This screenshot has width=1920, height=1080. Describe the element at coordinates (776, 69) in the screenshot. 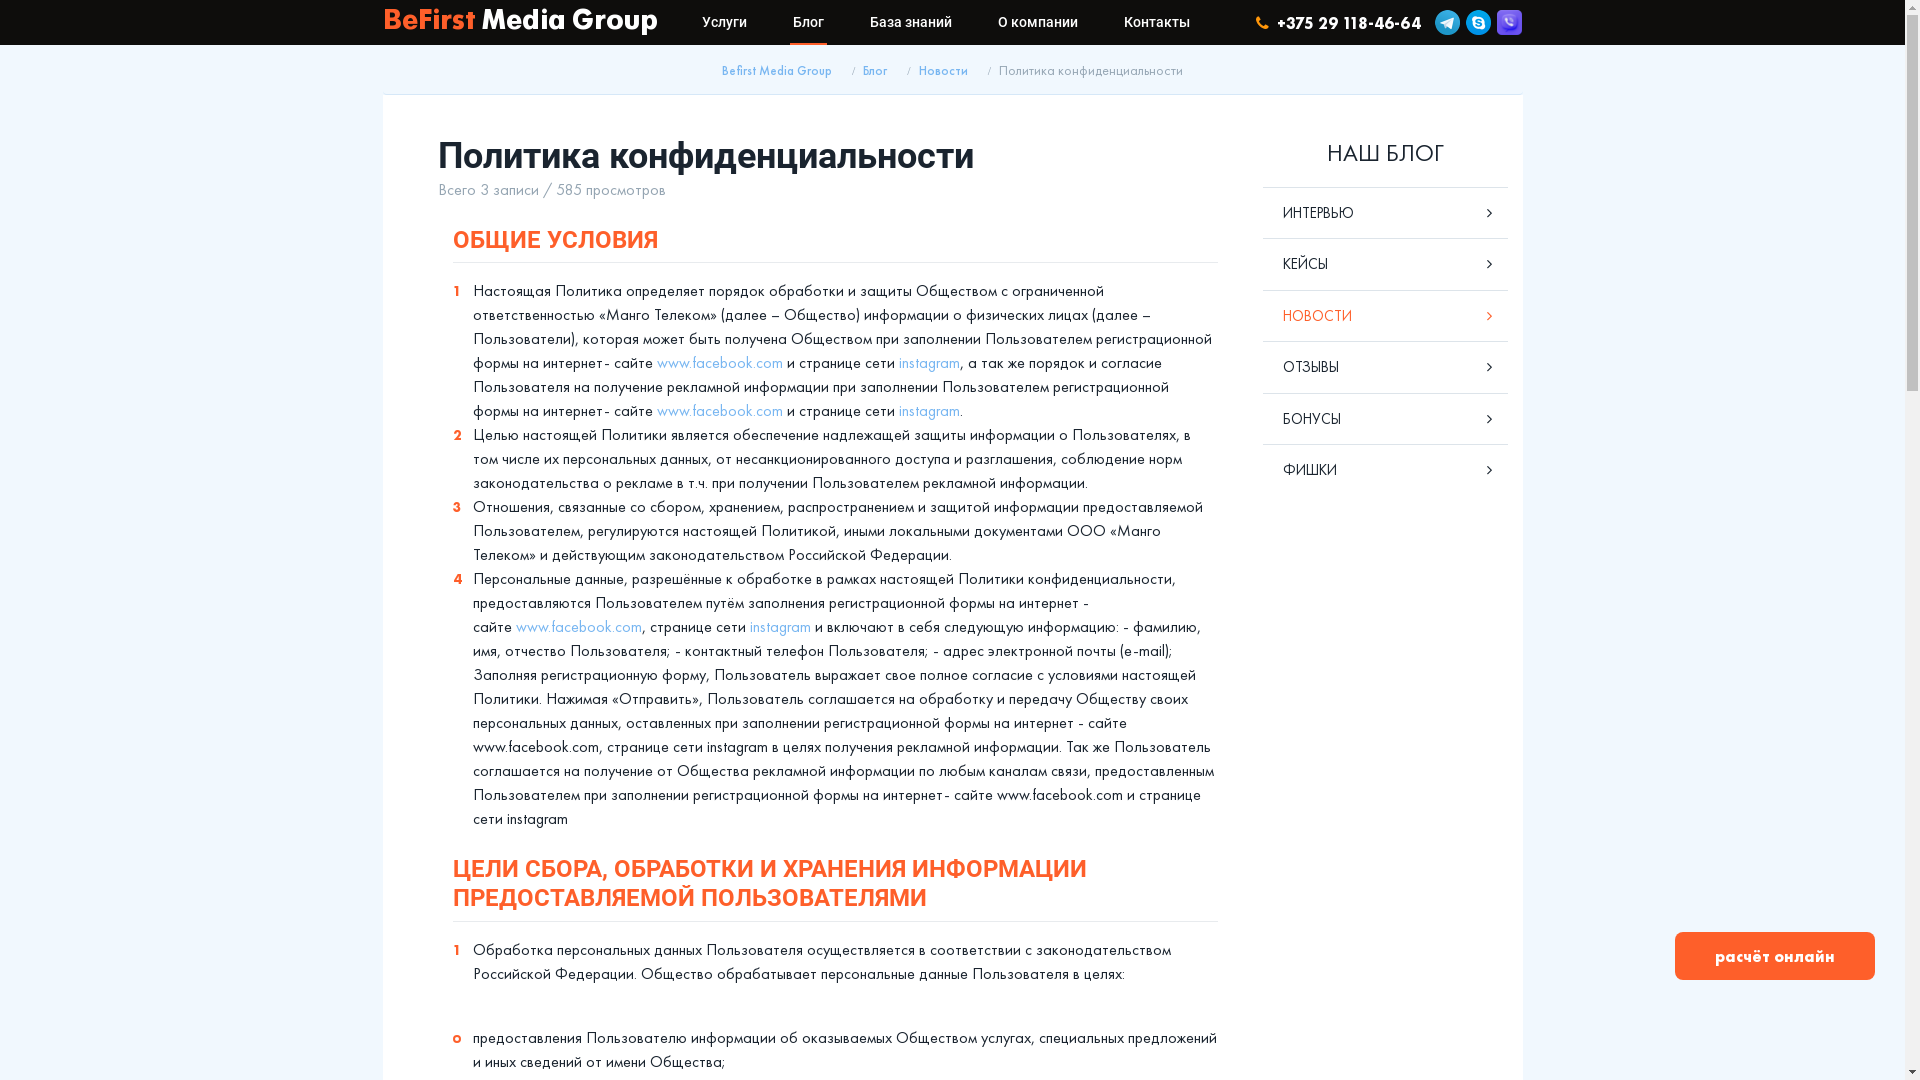

I see `'Befirst Media Group'` at that location.